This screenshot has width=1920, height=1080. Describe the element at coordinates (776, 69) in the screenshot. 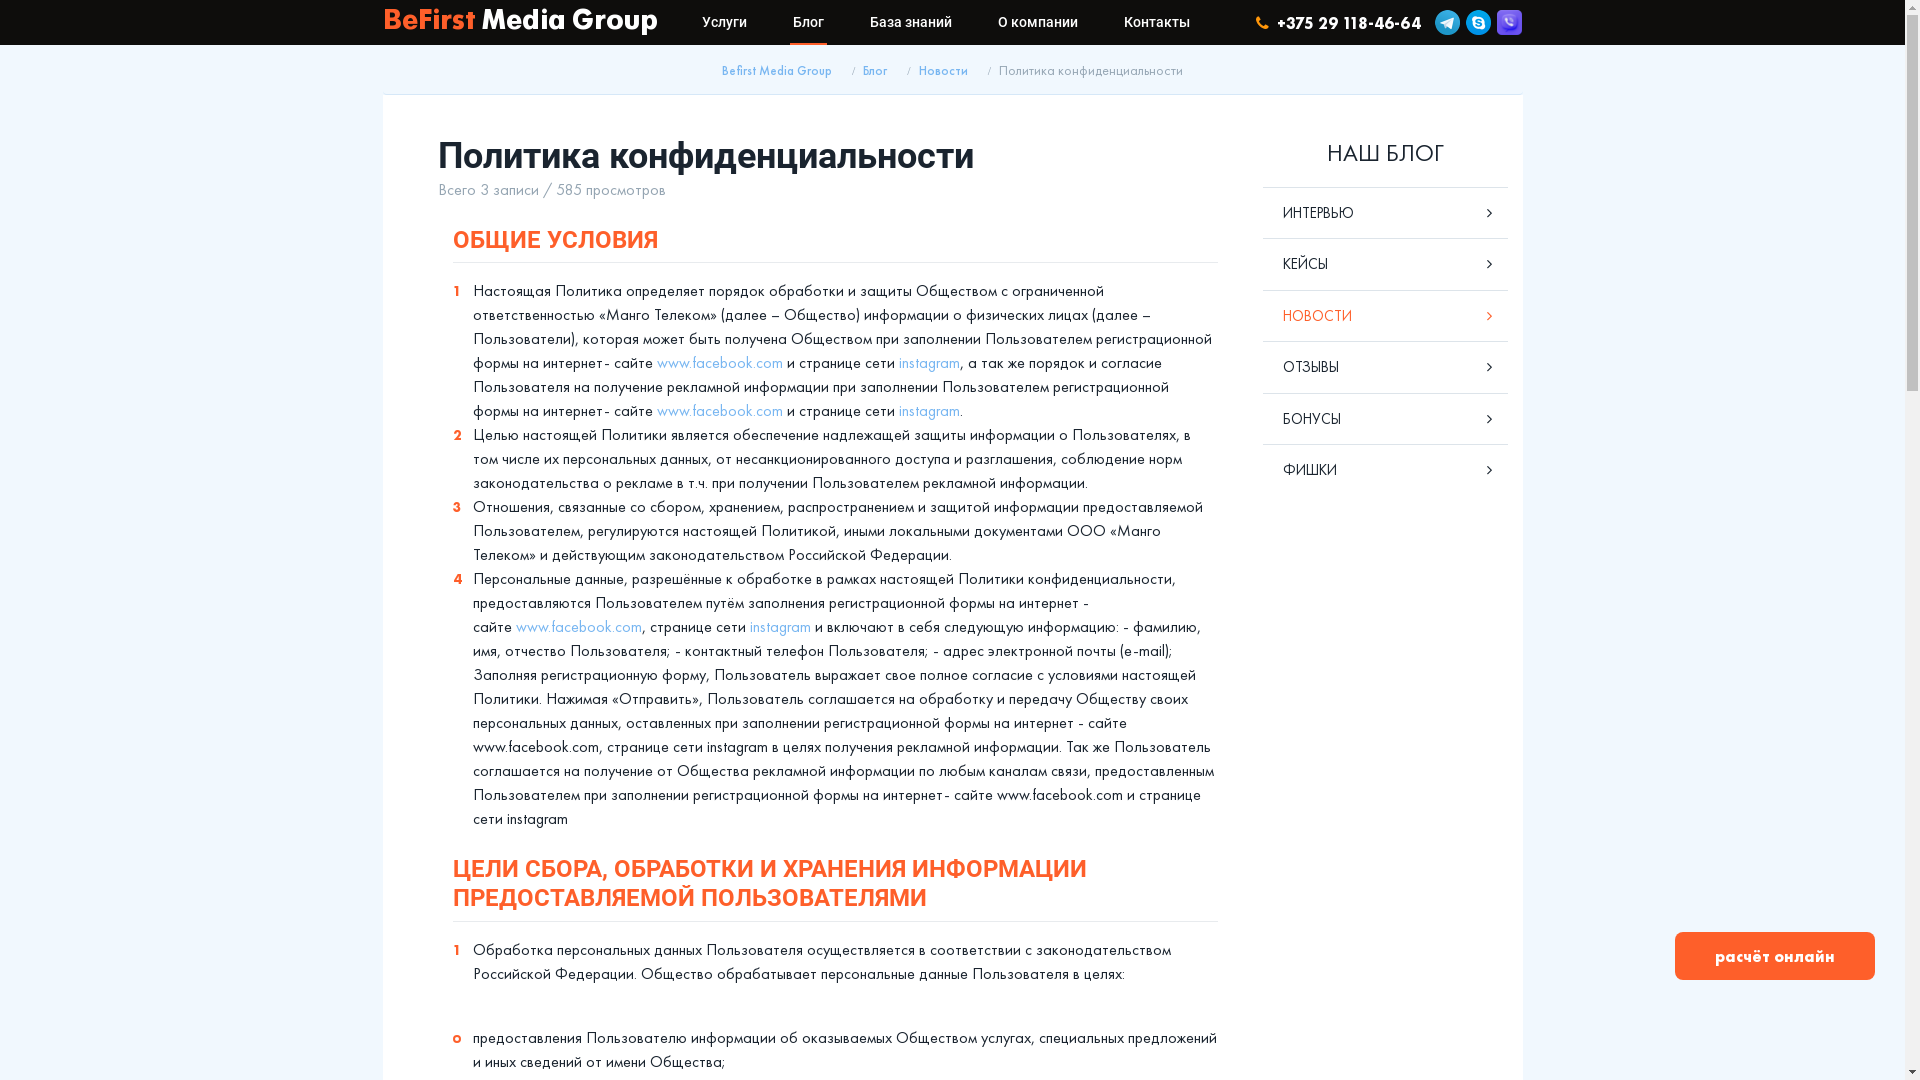

I see `'Befirst Media Group'` at that location.